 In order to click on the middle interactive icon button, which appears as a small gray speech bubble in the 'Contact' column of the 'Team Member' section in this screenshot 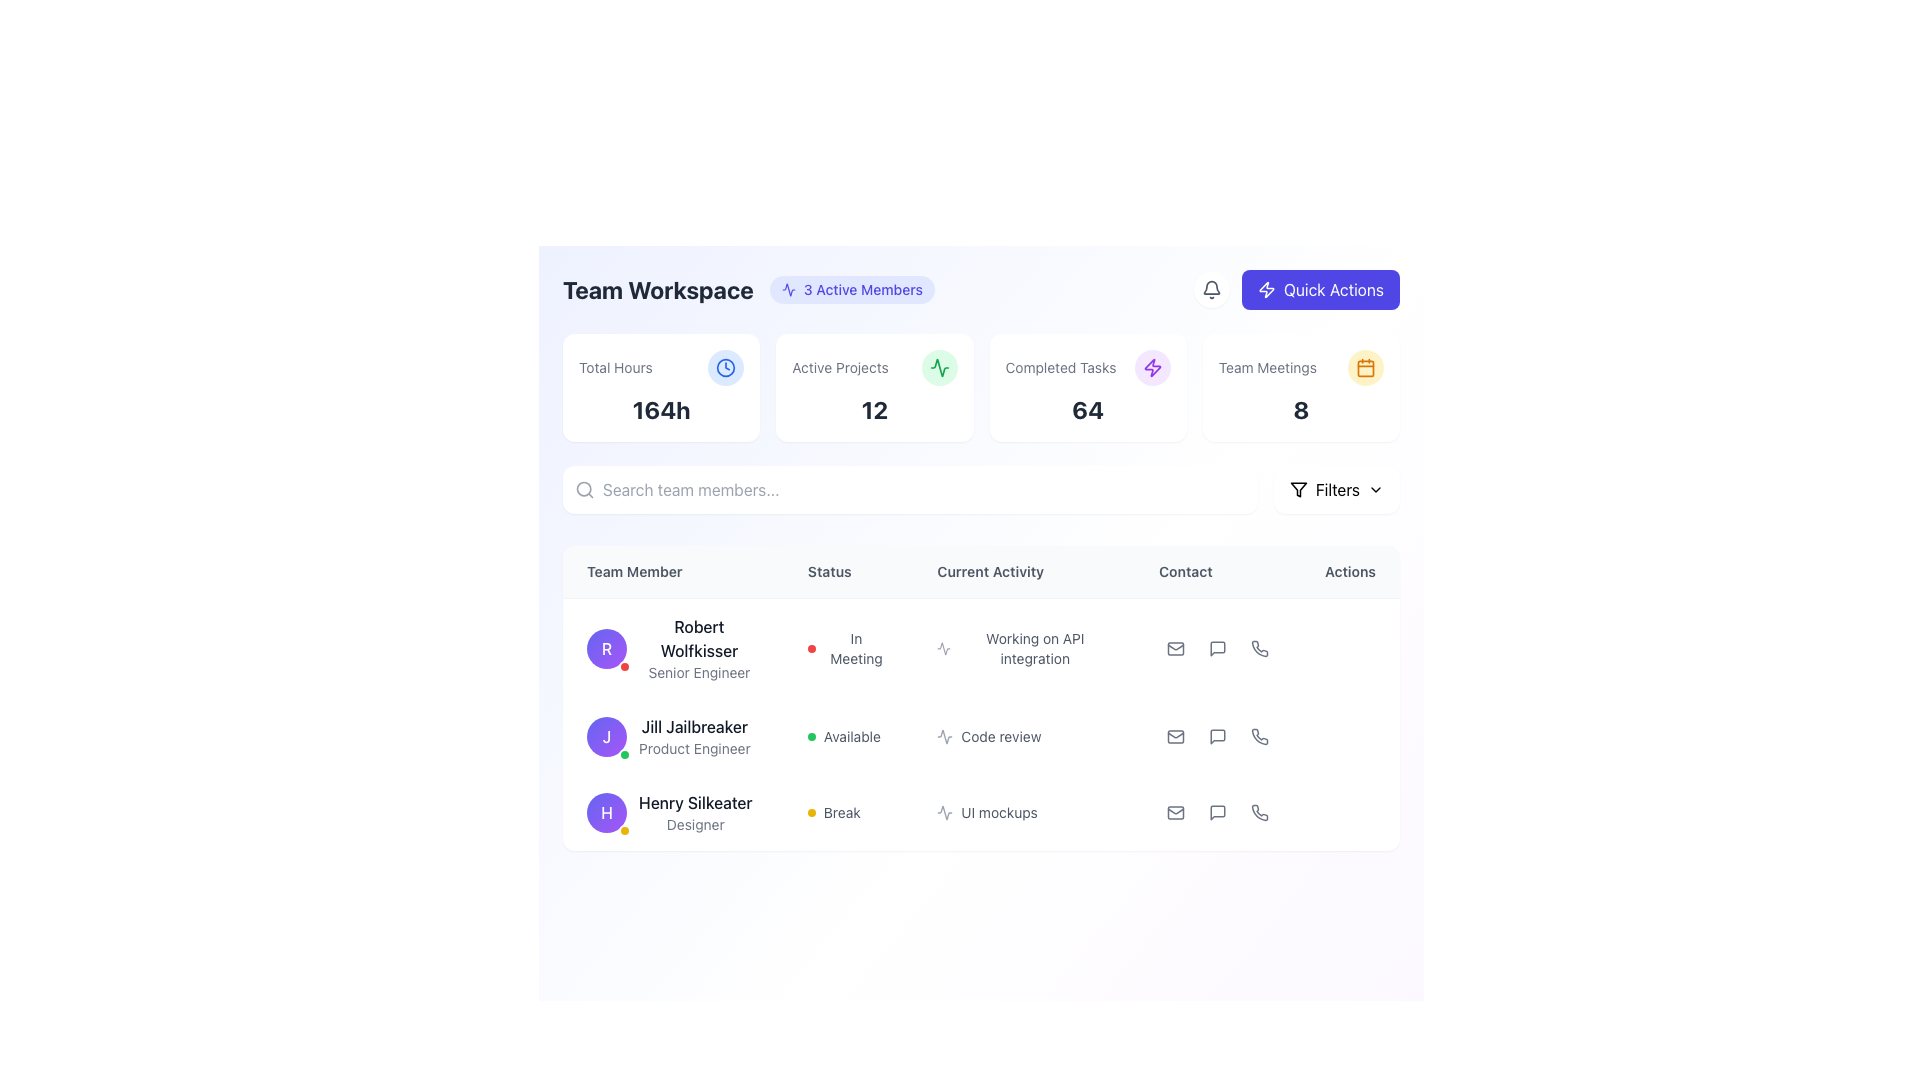, I will do `click(1217, 648)`.